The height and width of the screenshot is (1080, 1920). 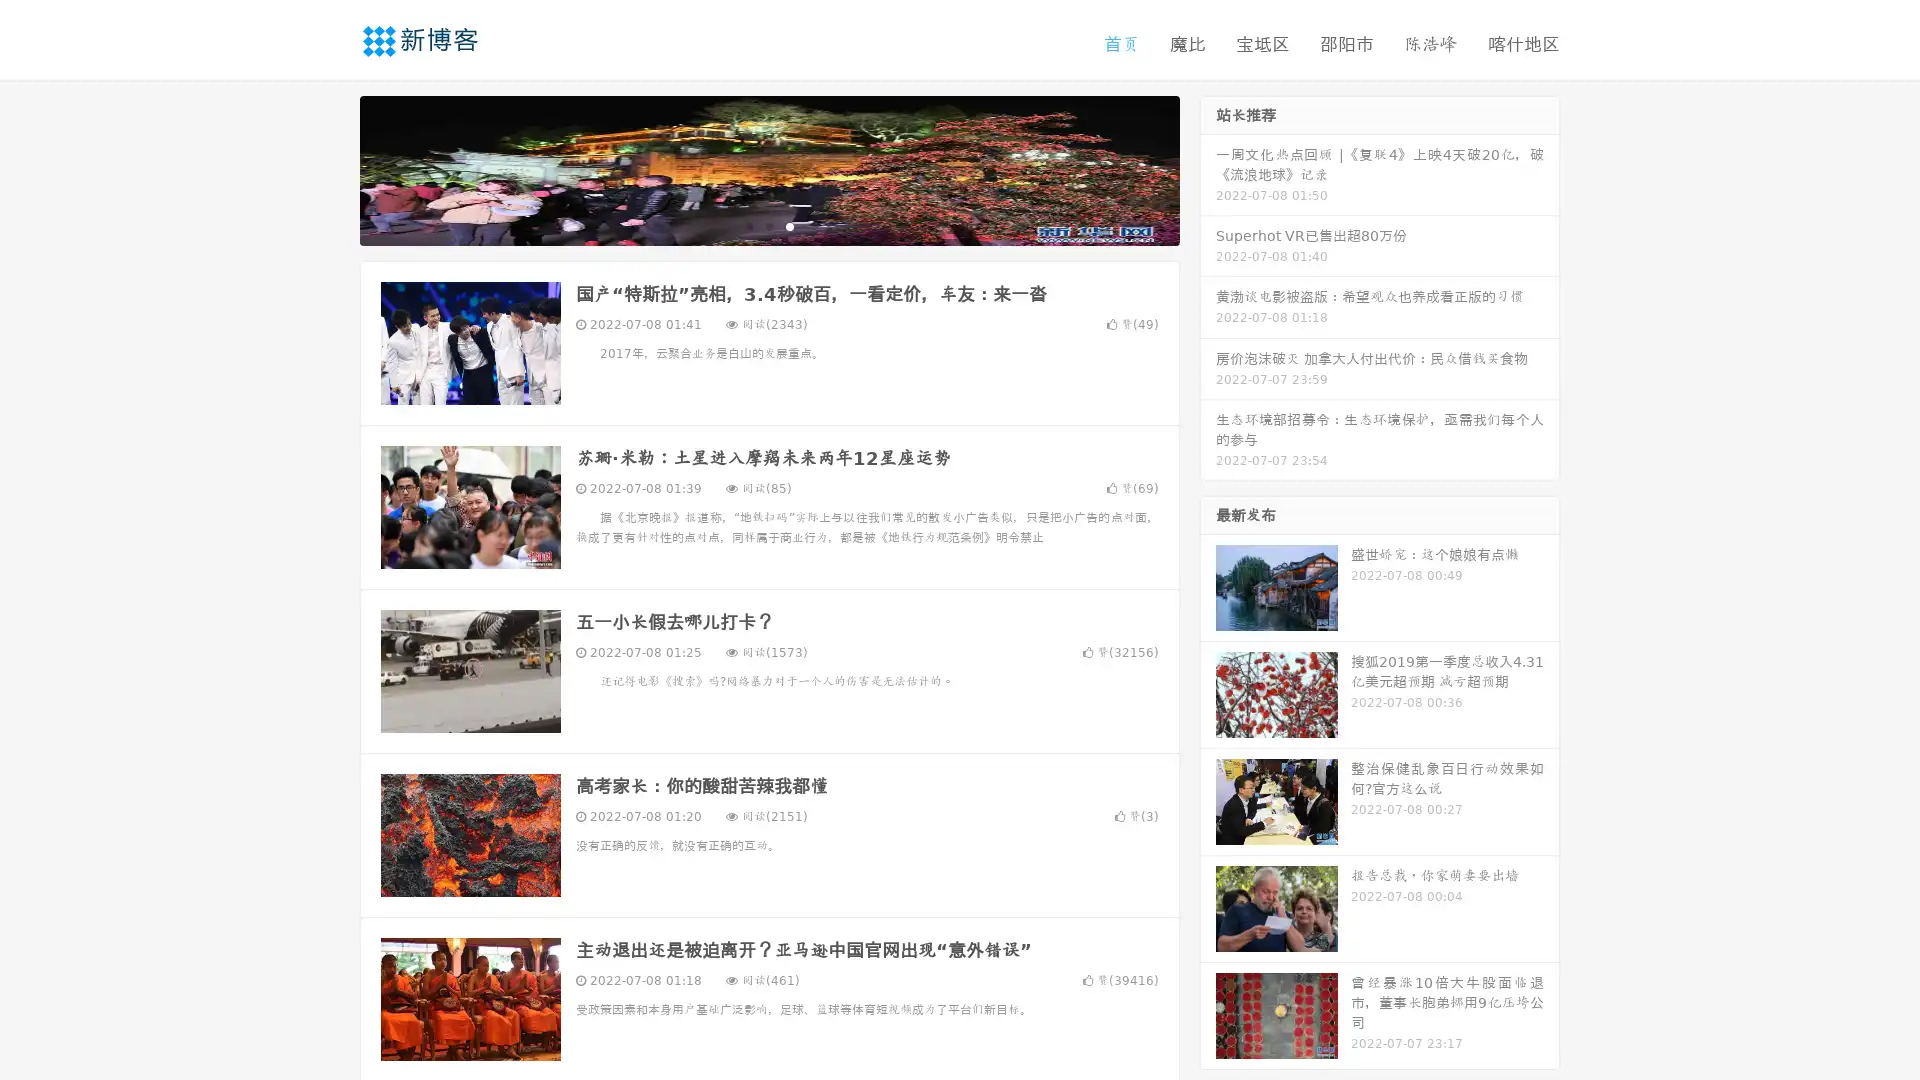 I want to click on Go to slide 3, so click(x=789, y=225).